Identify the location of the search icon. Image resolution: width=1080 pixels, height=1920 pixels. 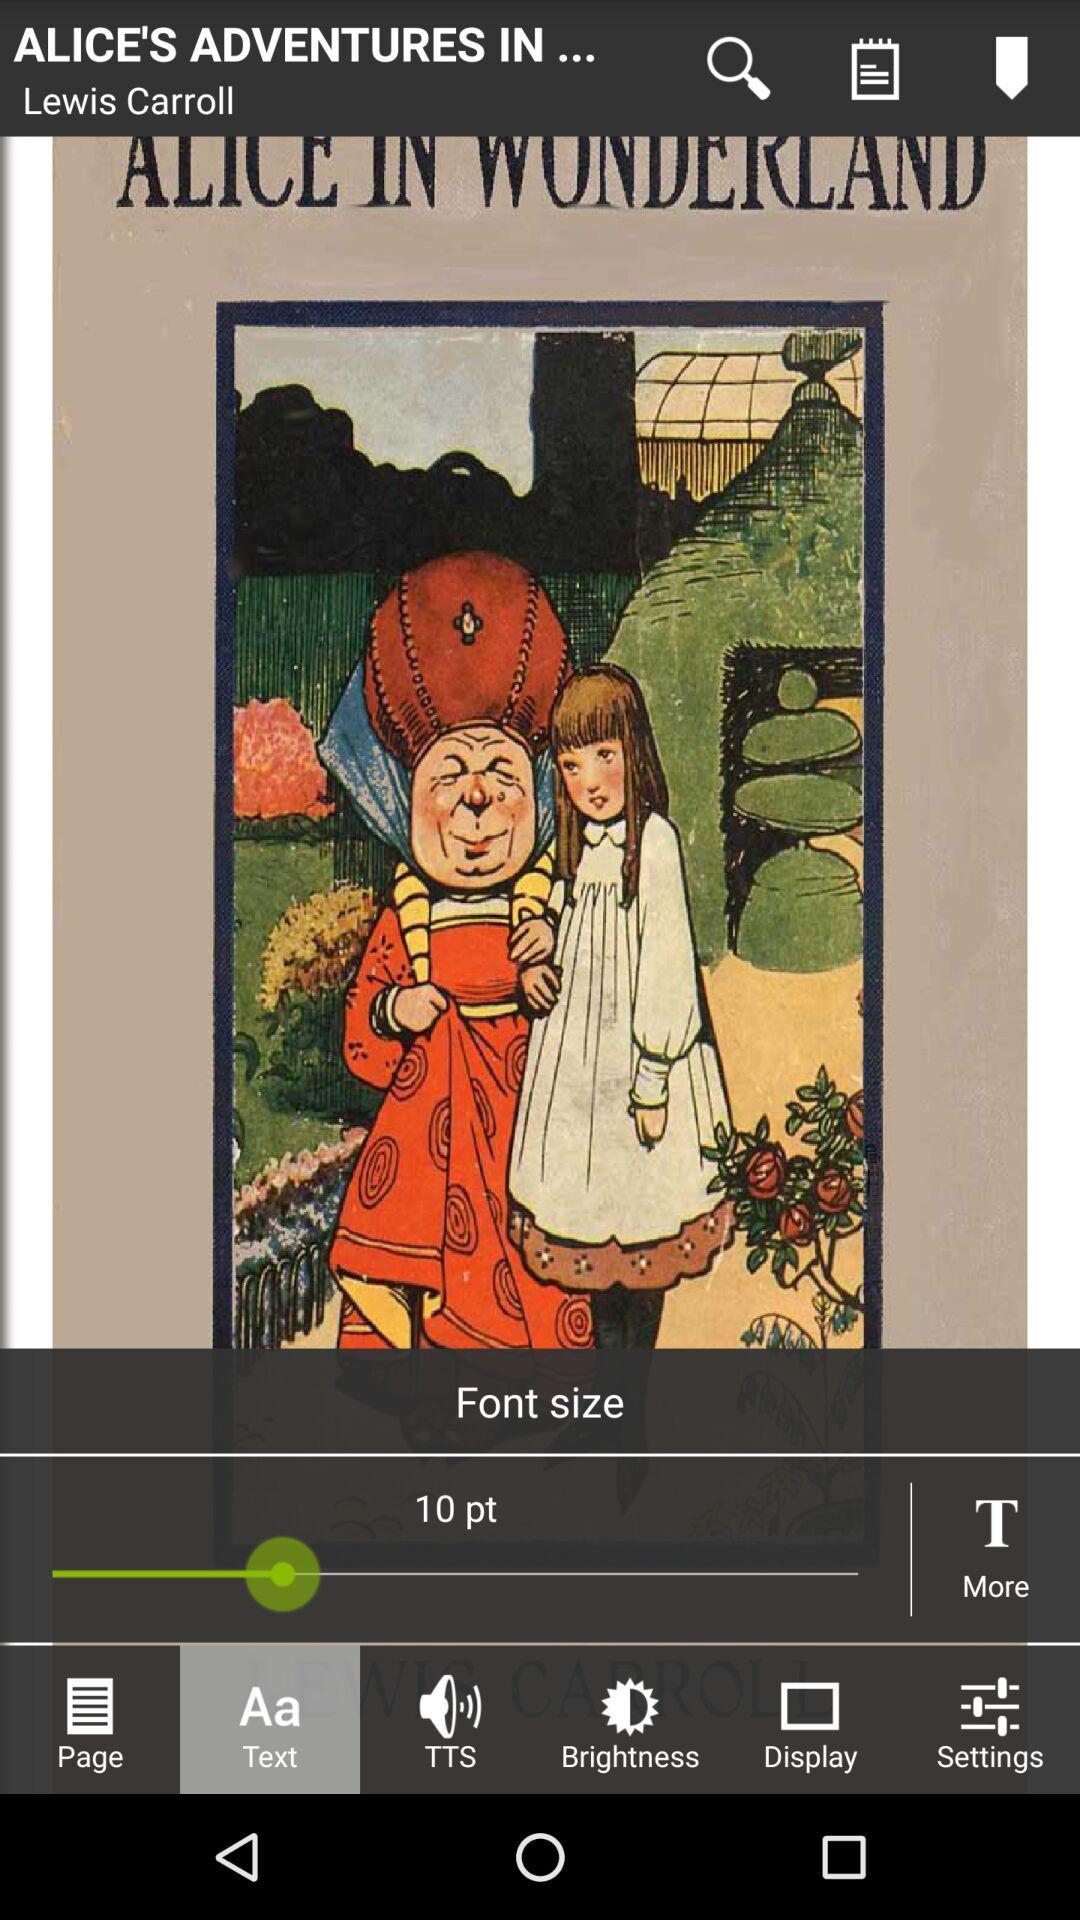
(738, 72).